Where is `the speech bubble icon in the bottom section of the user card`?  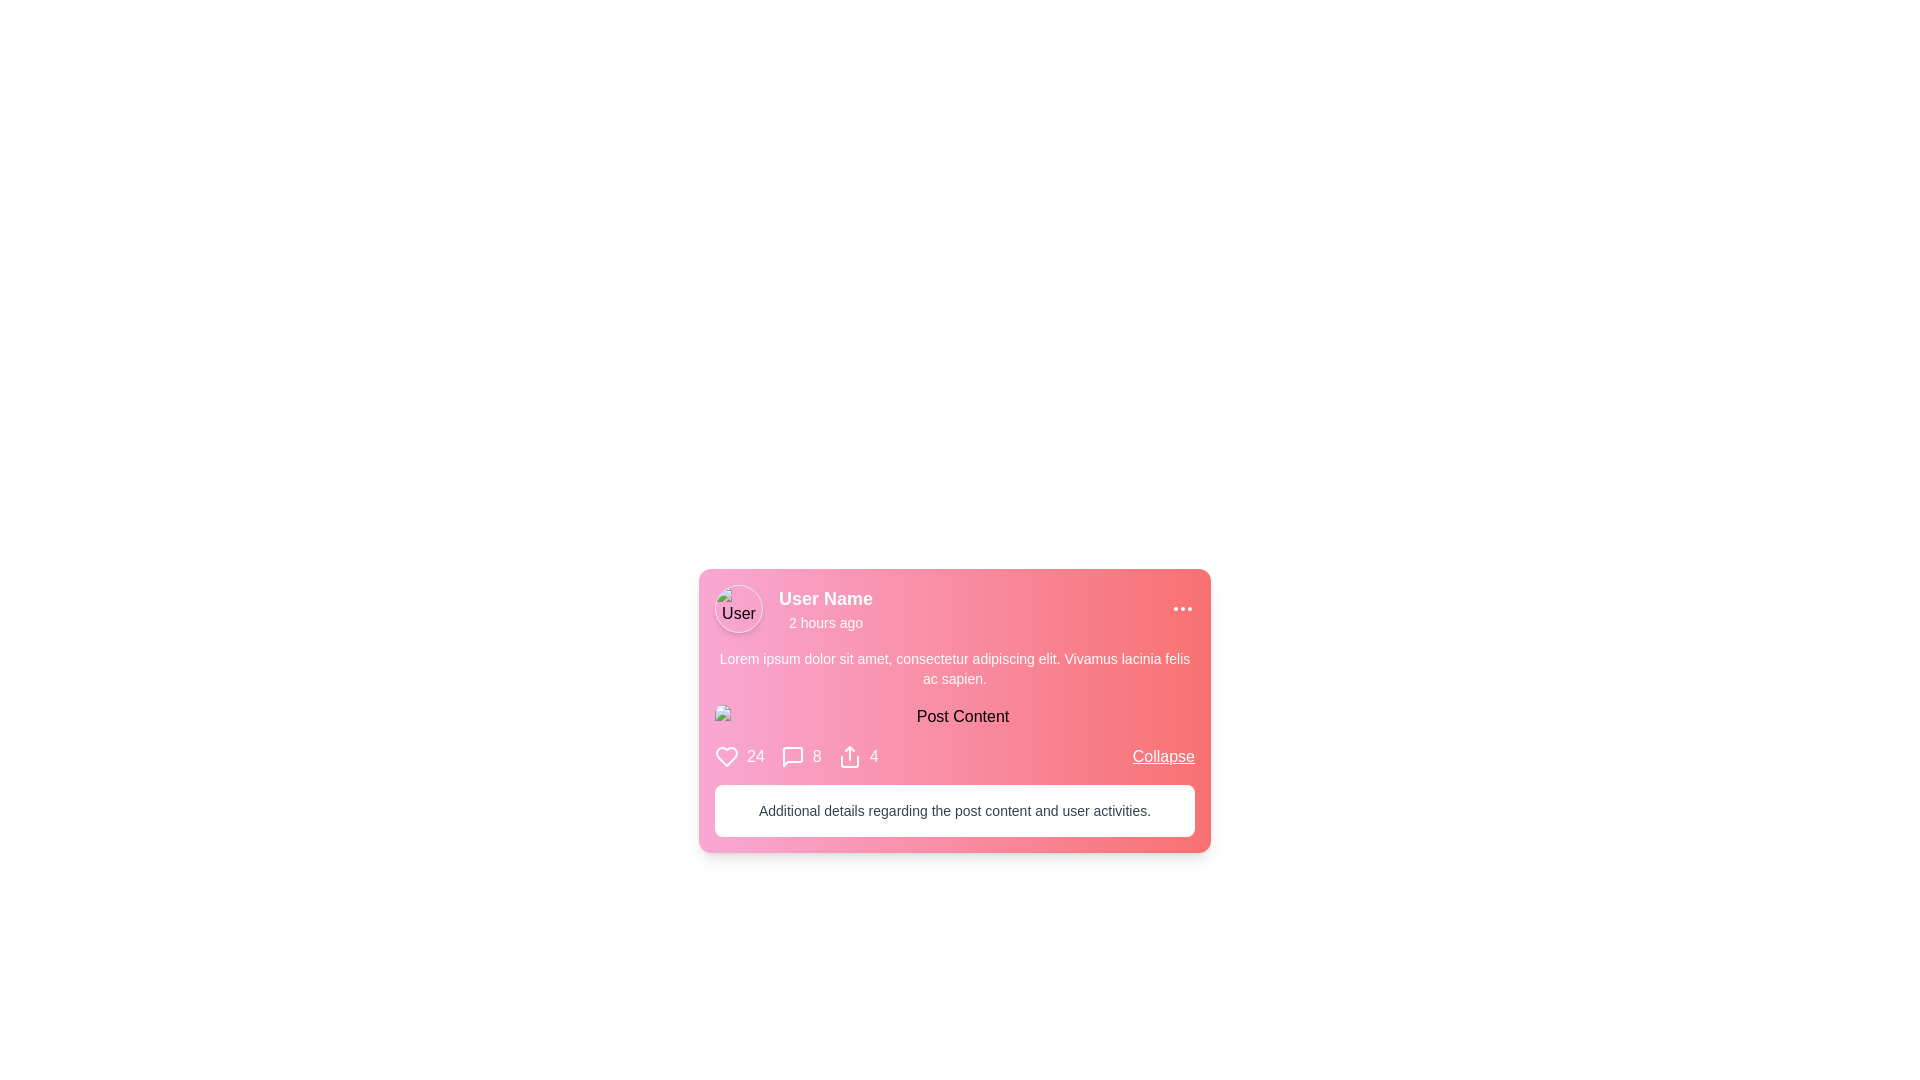 the speech bubble icon in the bottom section of the user card is located at coordinates (791, 756).